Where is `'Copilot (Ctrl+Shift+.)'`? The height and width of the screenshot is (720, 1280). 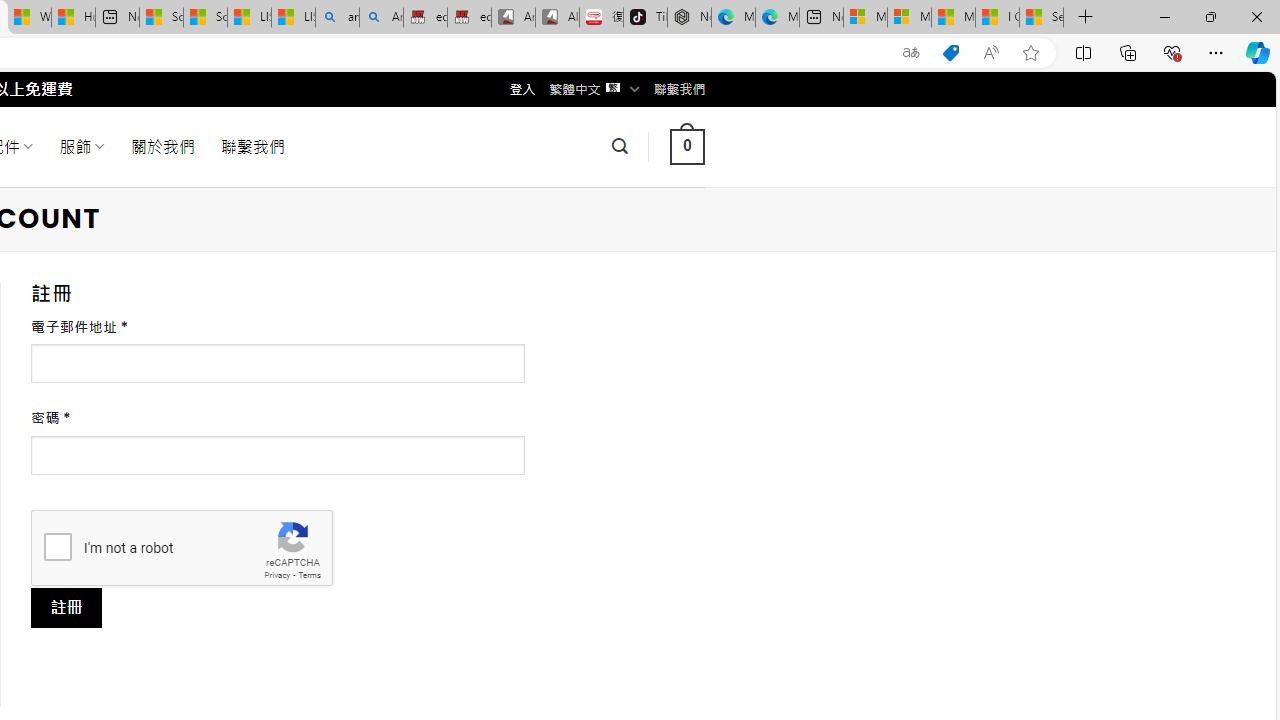 'Copilot (Ctrl+Shift+.)' is located at coordinates (1257, 51).